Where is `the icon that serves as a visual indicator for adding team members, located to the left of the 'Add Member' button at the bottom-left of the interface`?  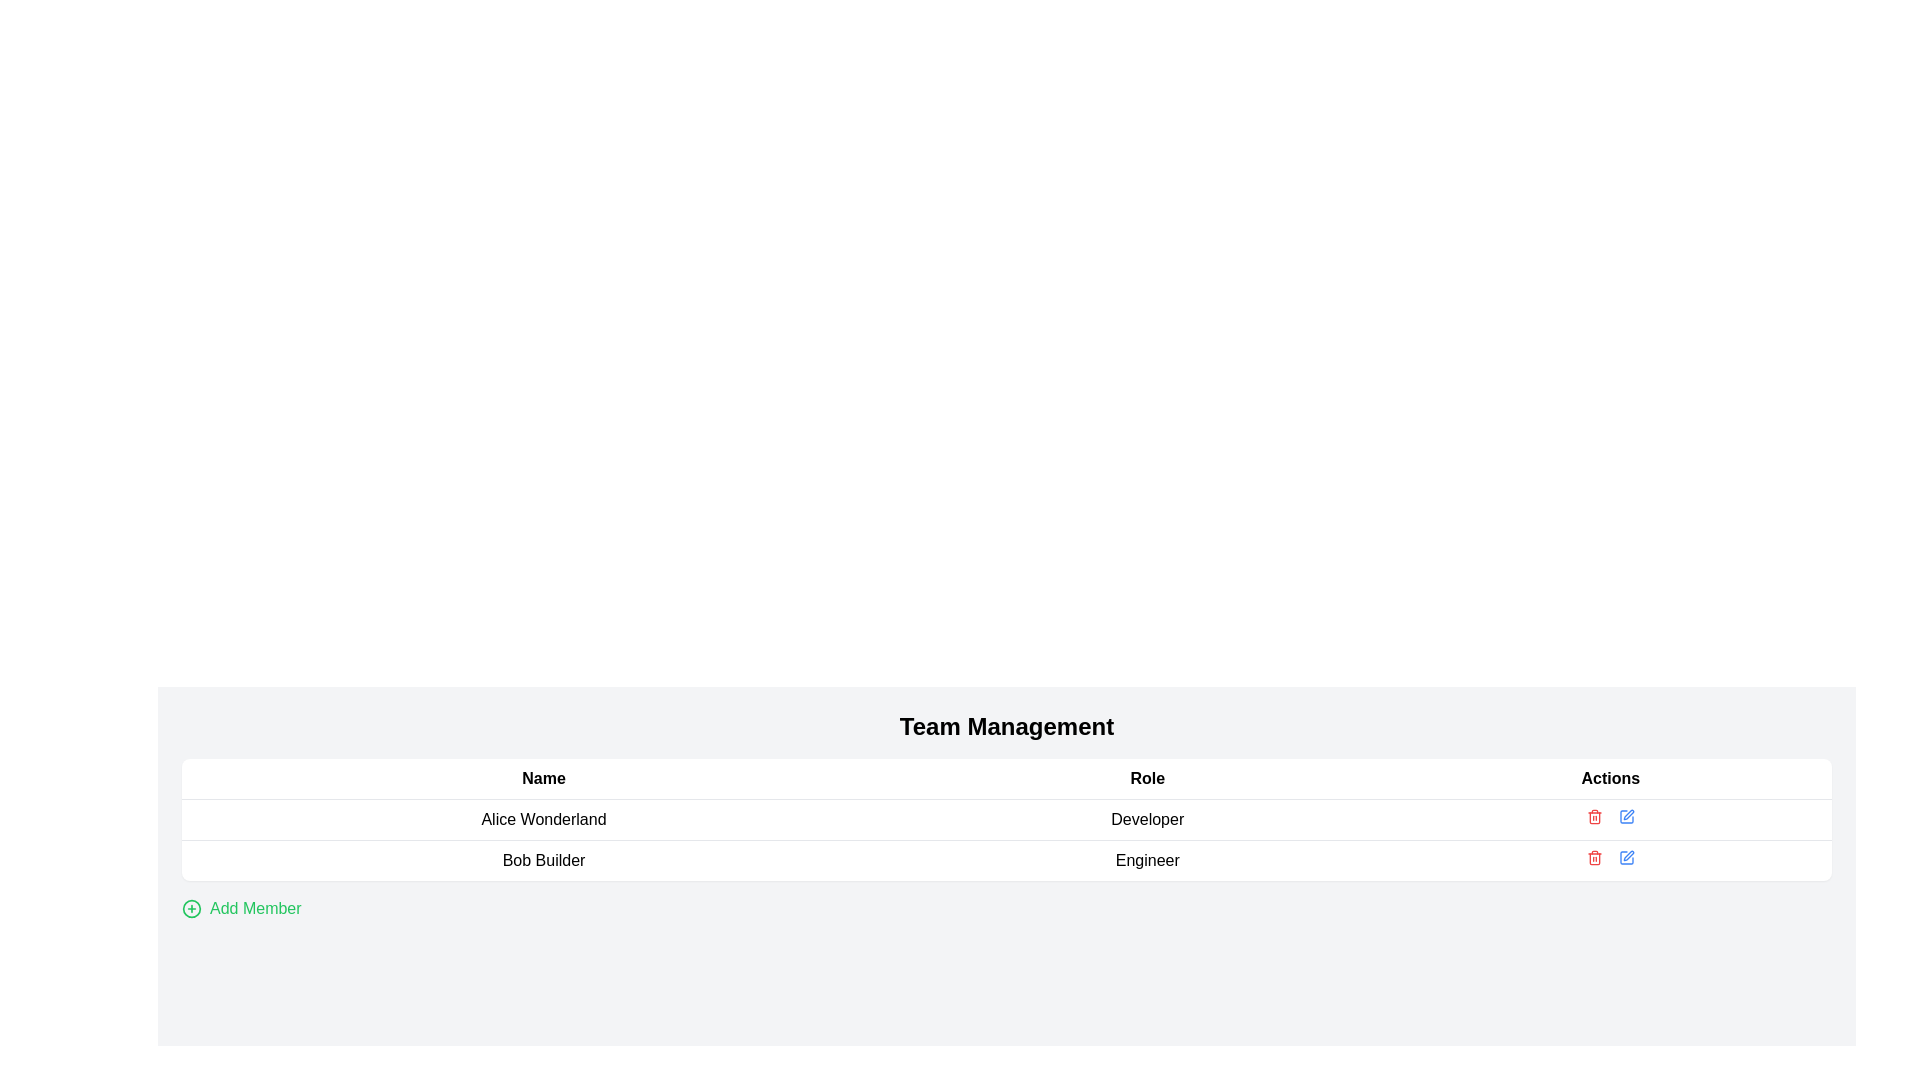
the icon that serves as a visual indicator for adding team members, located to the left of the 'Add Member' button at the bottom-left of the interface is located at coordinates (192, 909).